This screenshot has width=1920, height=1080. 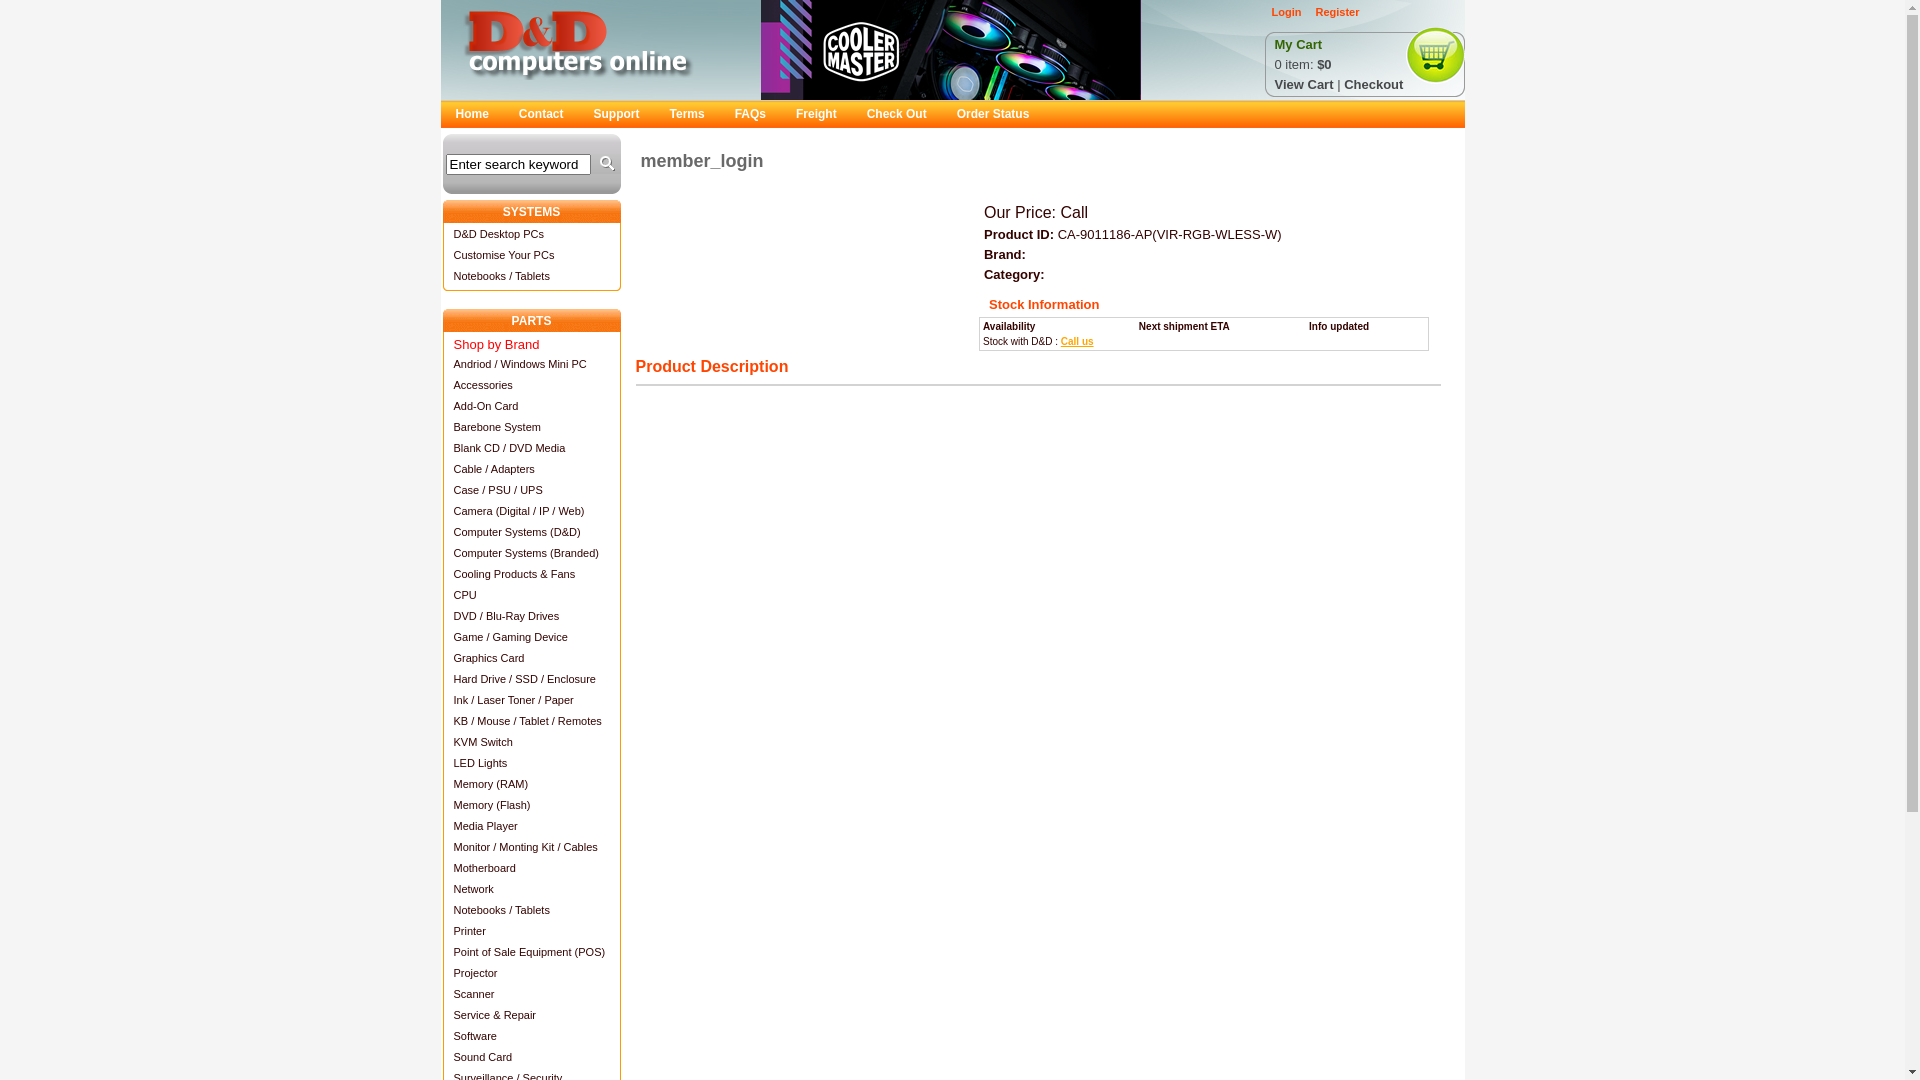 What do you see at coordinates (531, 593) in the screenshot?
I see `'CPU'` at bounding box center [531, 593].